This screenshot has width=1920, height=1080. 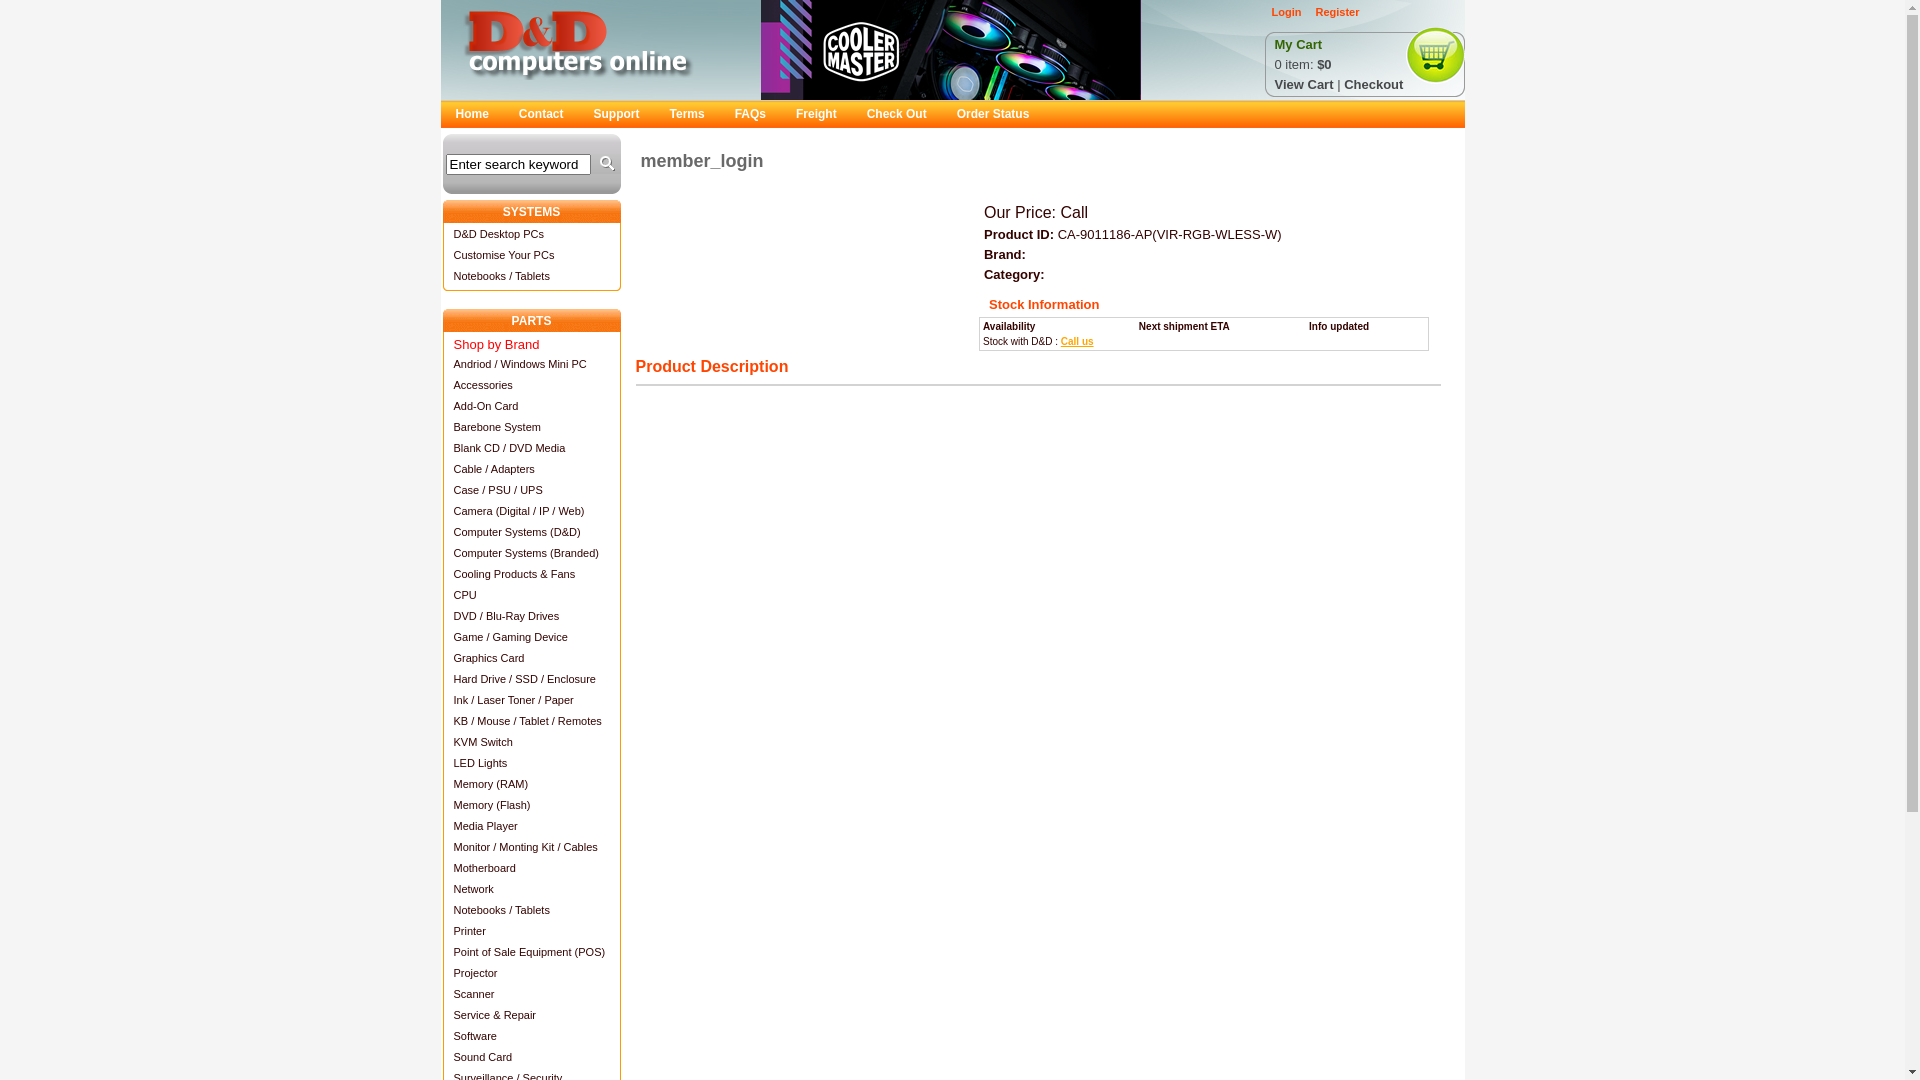 What do you see at coordinates (531, 593) in the screenshot?
I see `'CPU'` at bounding box center [531, 593].